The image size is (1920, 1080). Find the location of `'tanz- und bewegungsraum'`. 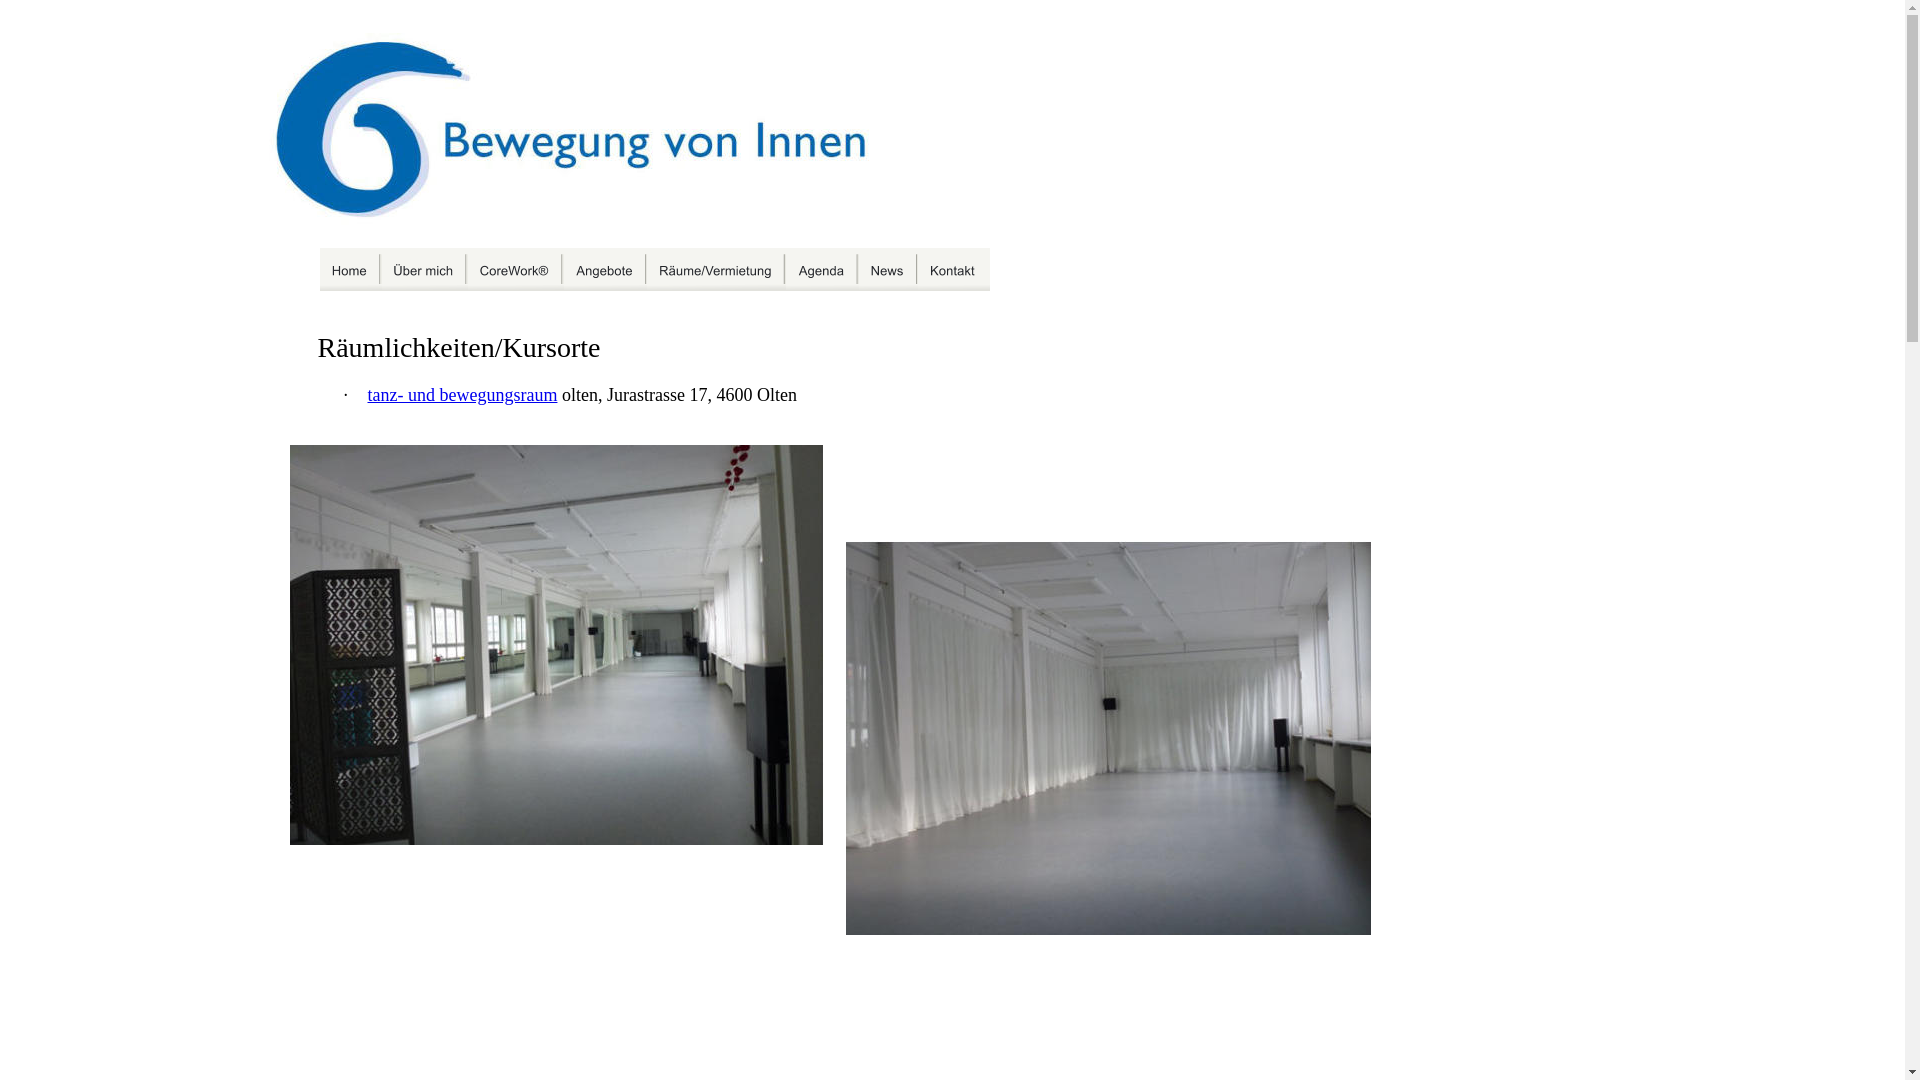

'tanz- und bewegungsraum' is located at coordinates (461, 394).